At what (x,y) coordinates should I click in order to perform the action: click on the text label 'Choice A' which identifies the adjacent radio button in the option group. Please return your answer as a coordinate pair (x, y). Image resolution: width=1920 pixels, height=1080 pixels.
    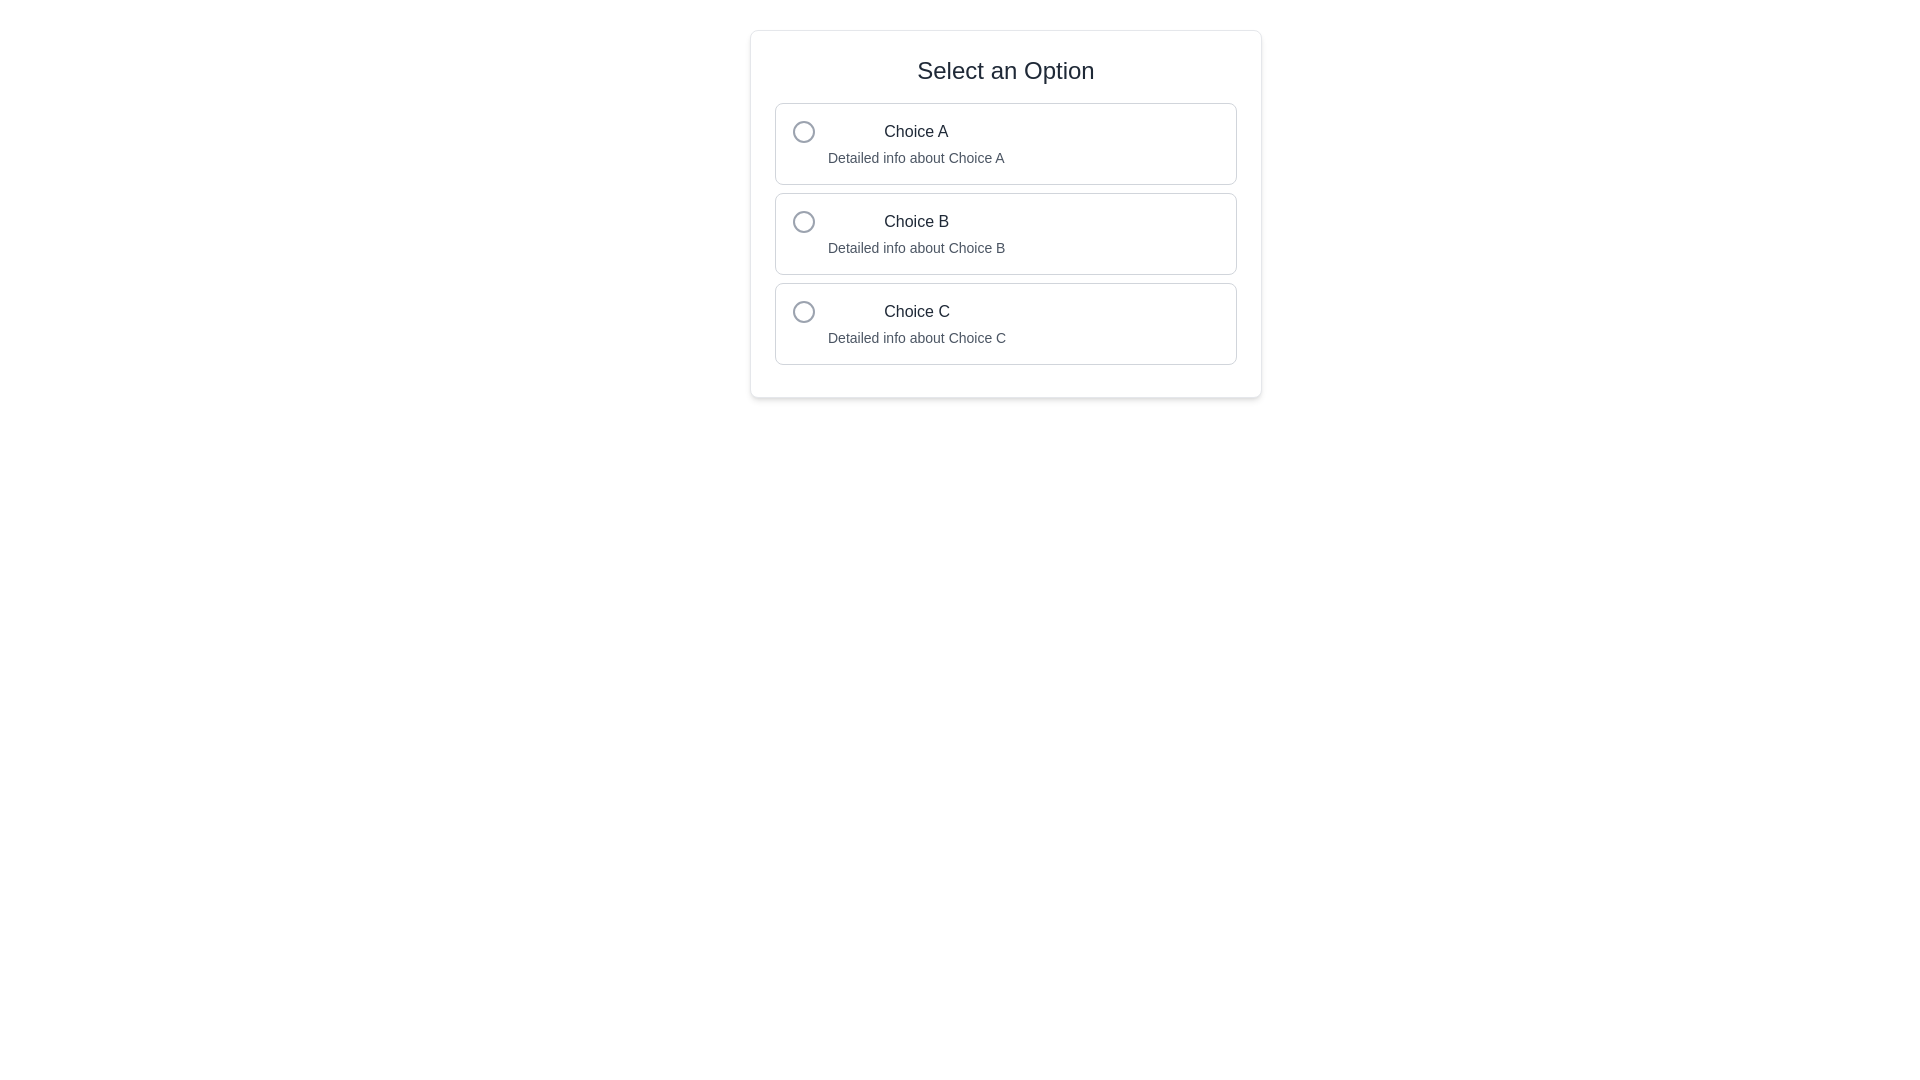
    Looking at the image, I should click on (915, 131).